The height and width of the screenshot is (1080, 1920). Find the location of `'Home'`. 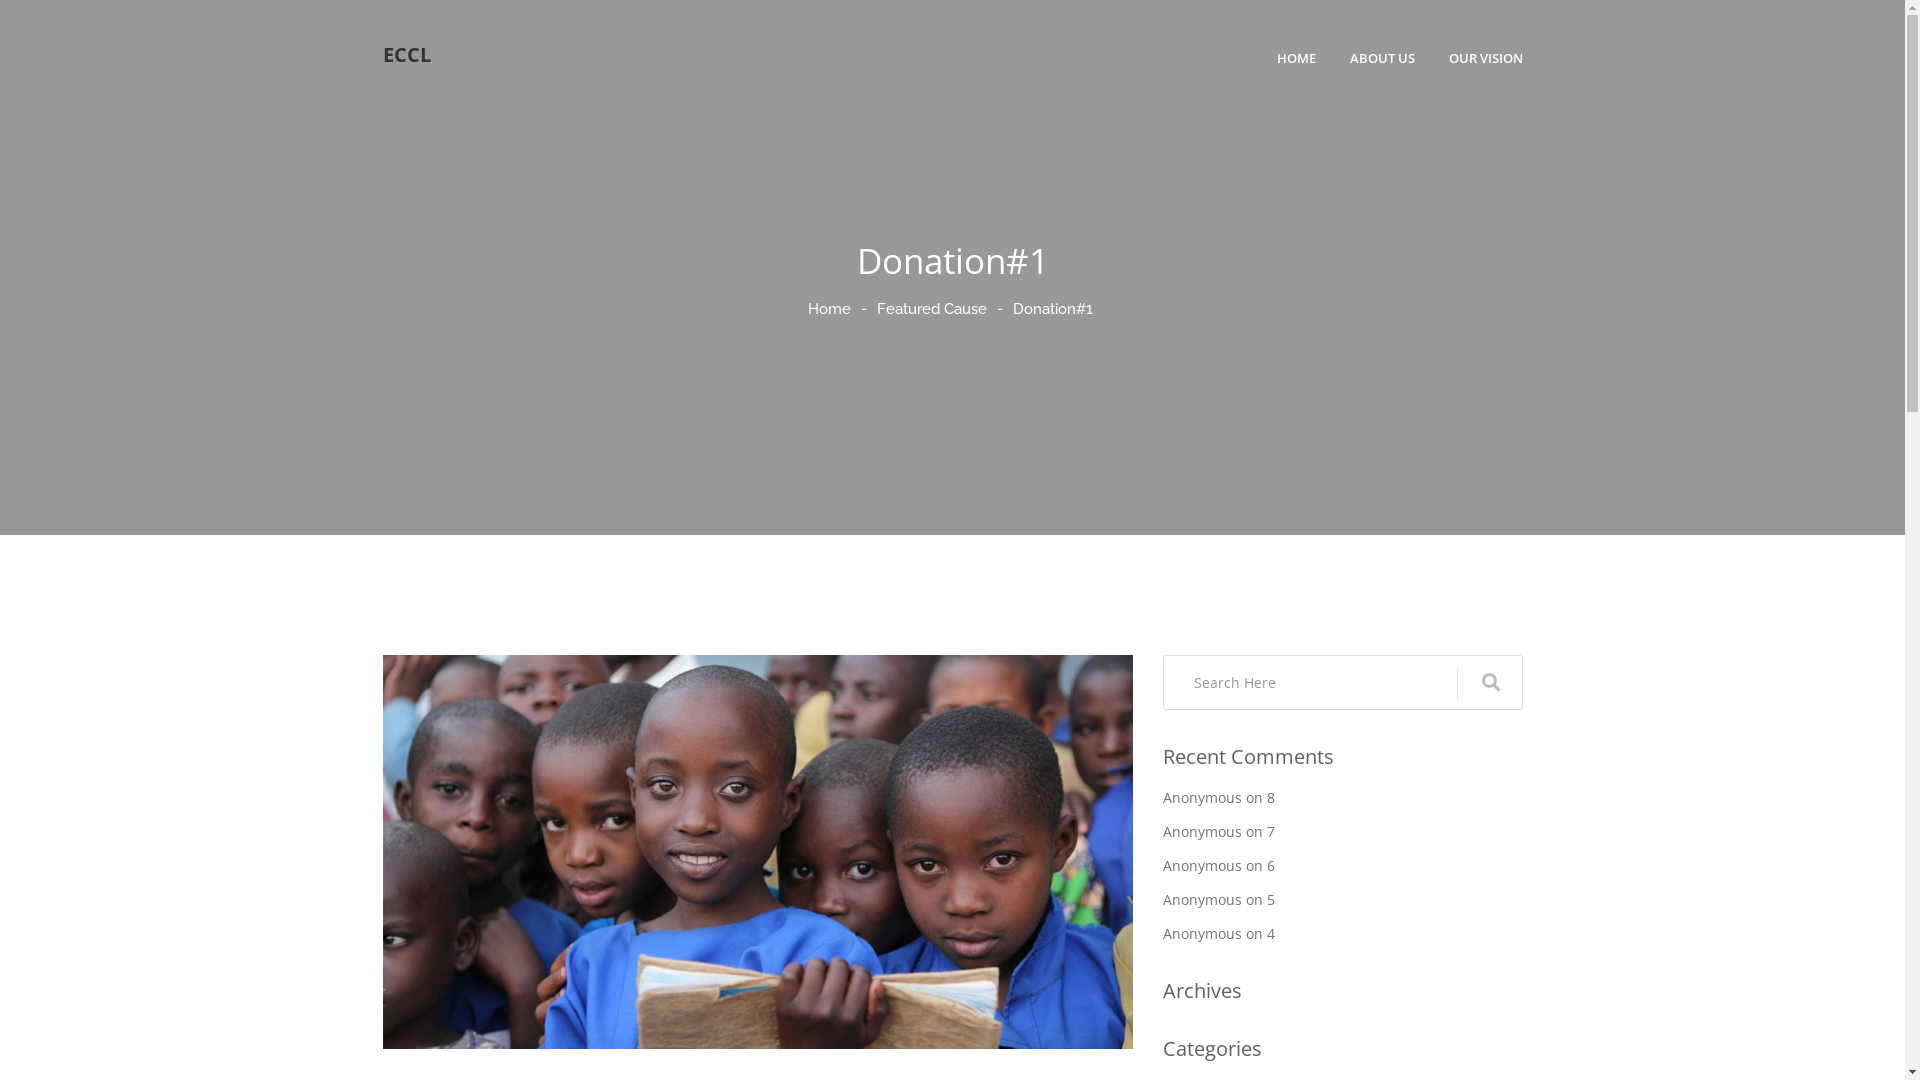

'Home' is located at coordinates (829, 308).